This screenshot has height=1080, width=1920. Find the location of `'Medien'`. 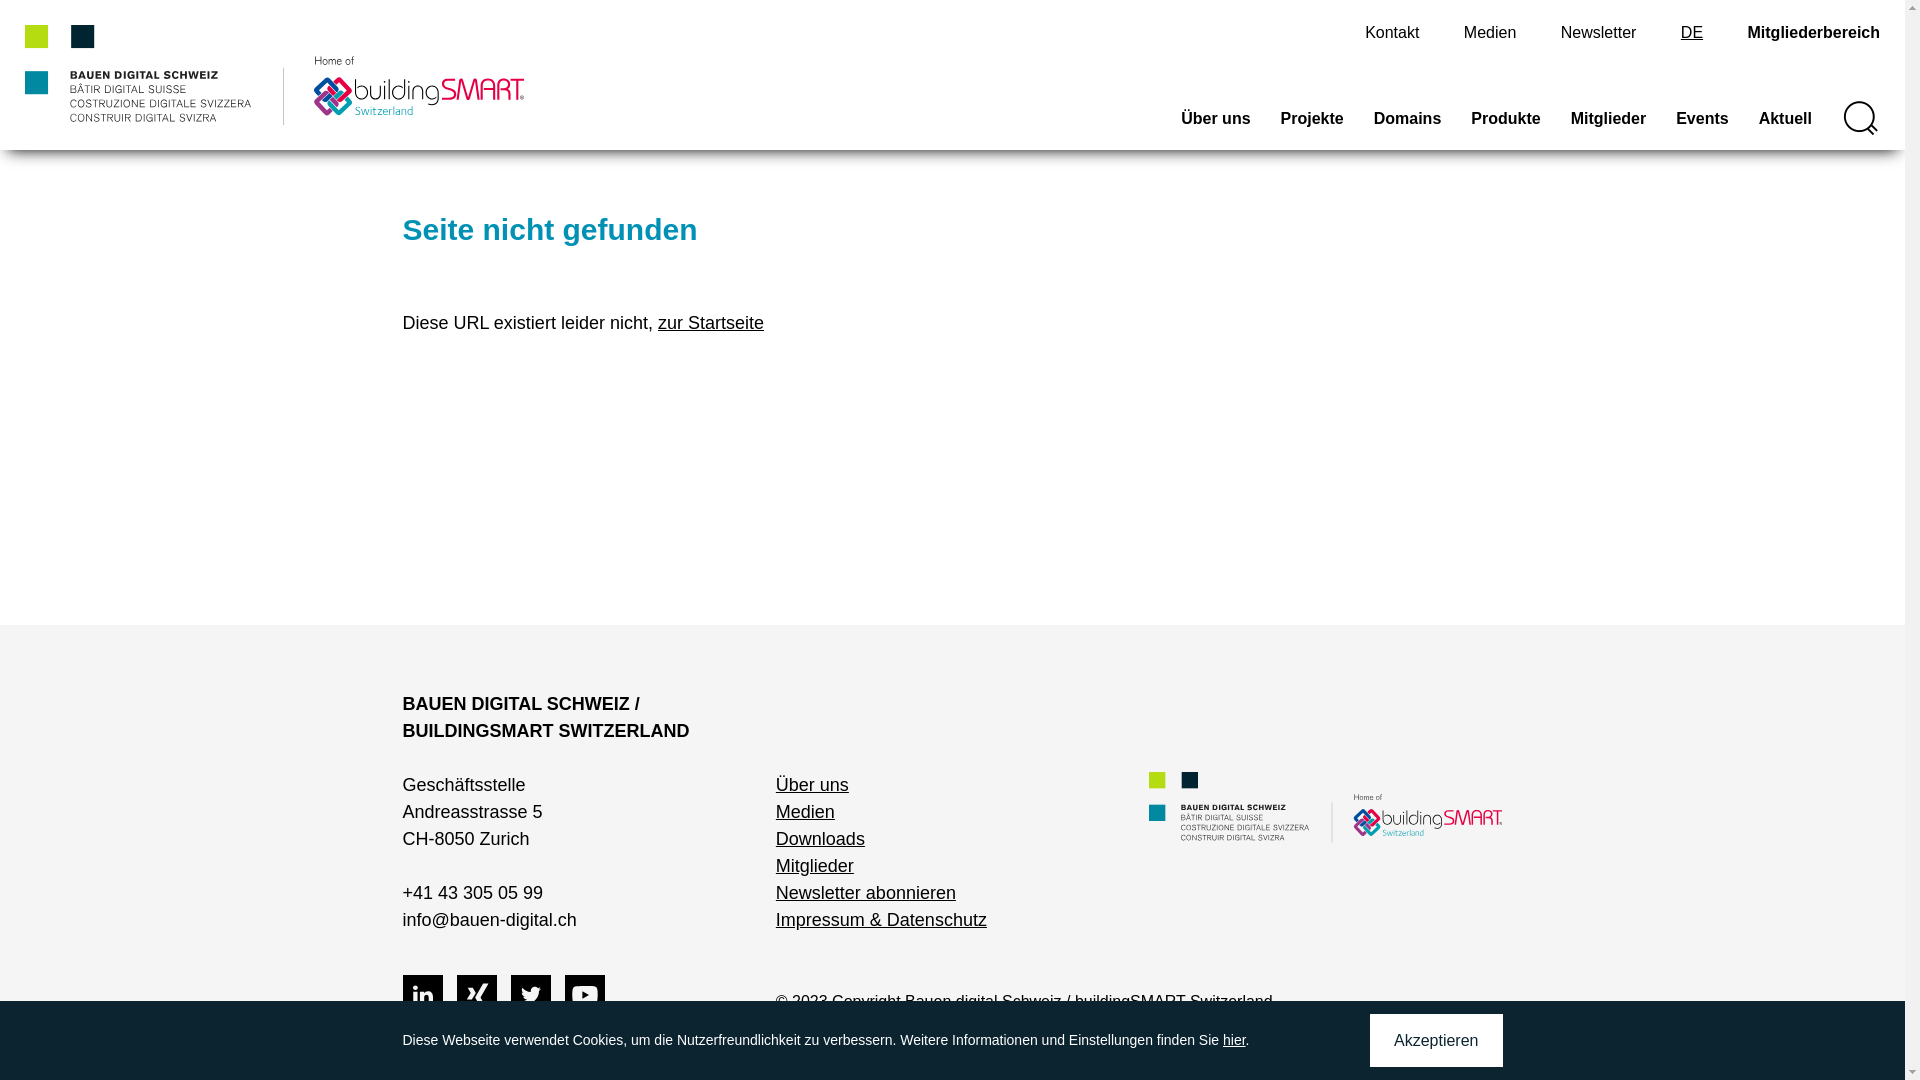

'Medien' is located at coordinates (1464, 32).